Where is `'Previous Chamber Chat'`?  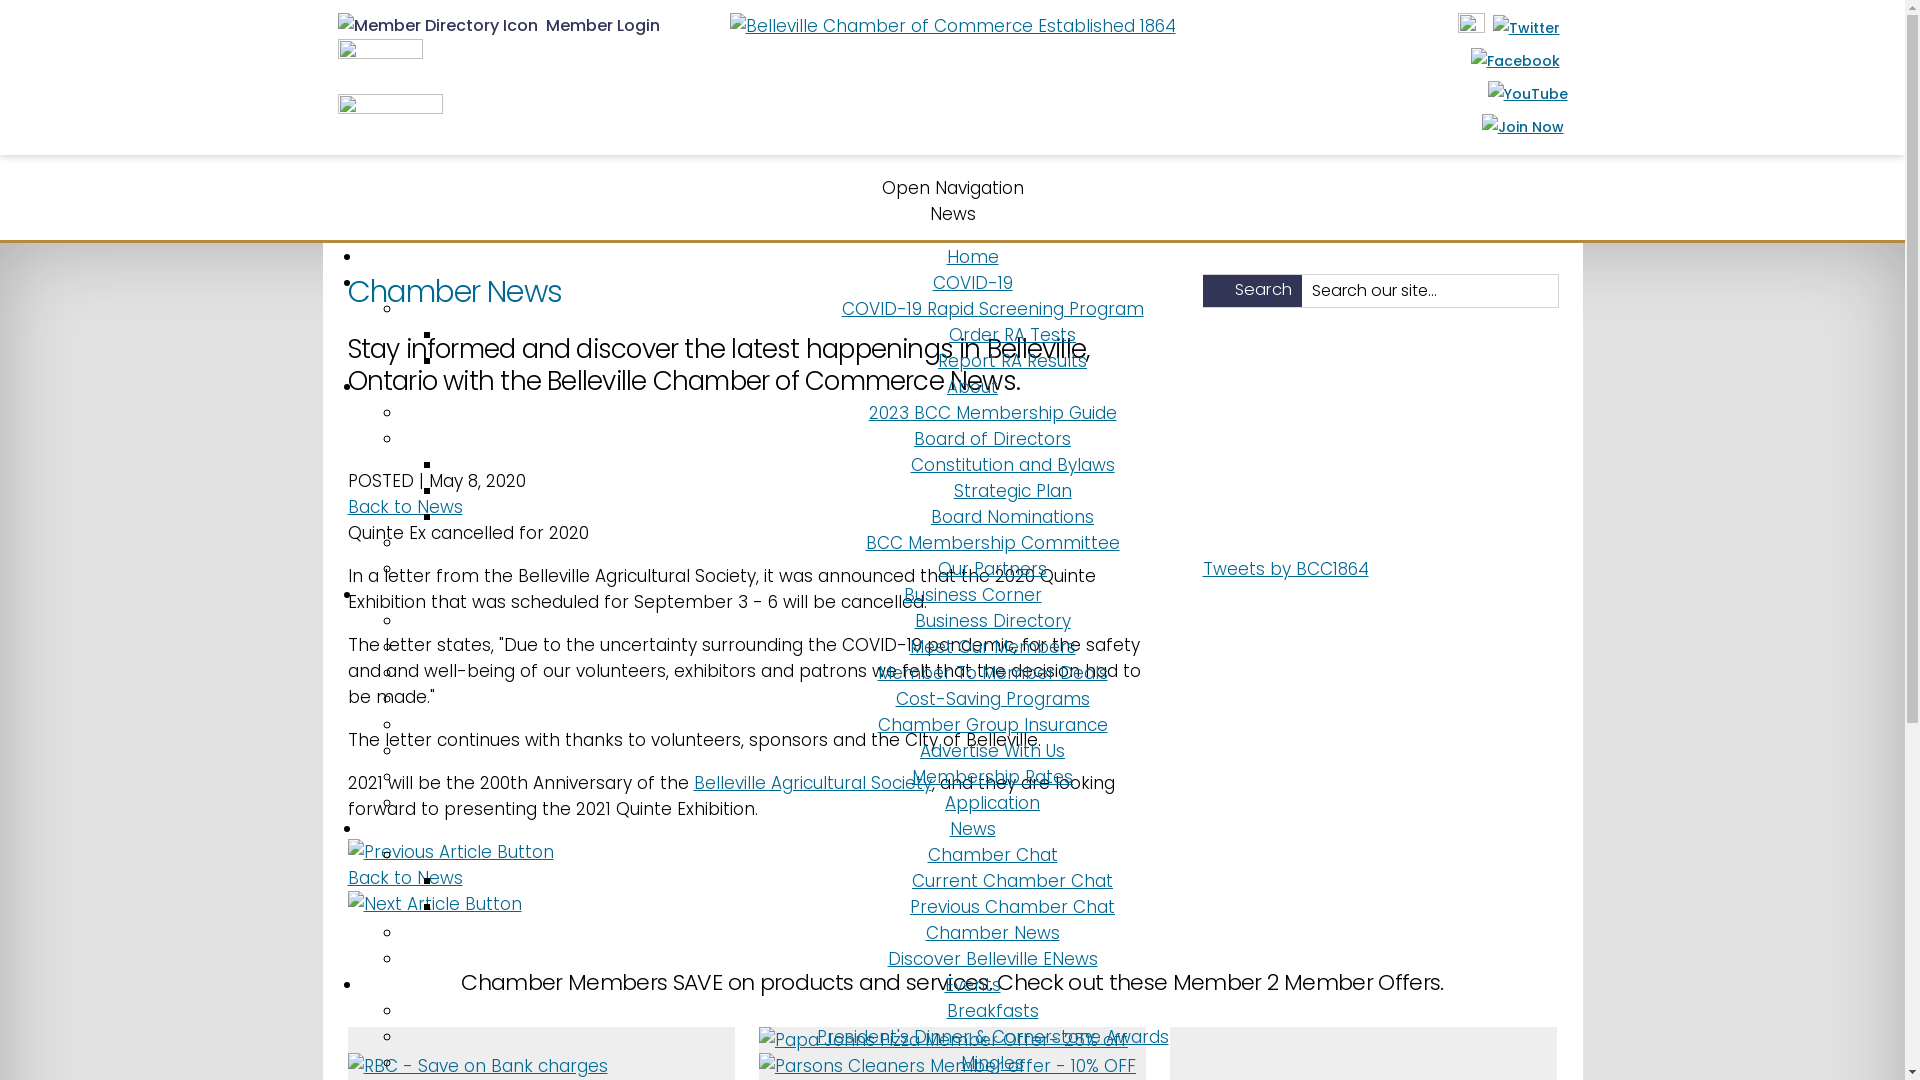
'Previous Chamber Chat' is located at coordinates (909, 906).